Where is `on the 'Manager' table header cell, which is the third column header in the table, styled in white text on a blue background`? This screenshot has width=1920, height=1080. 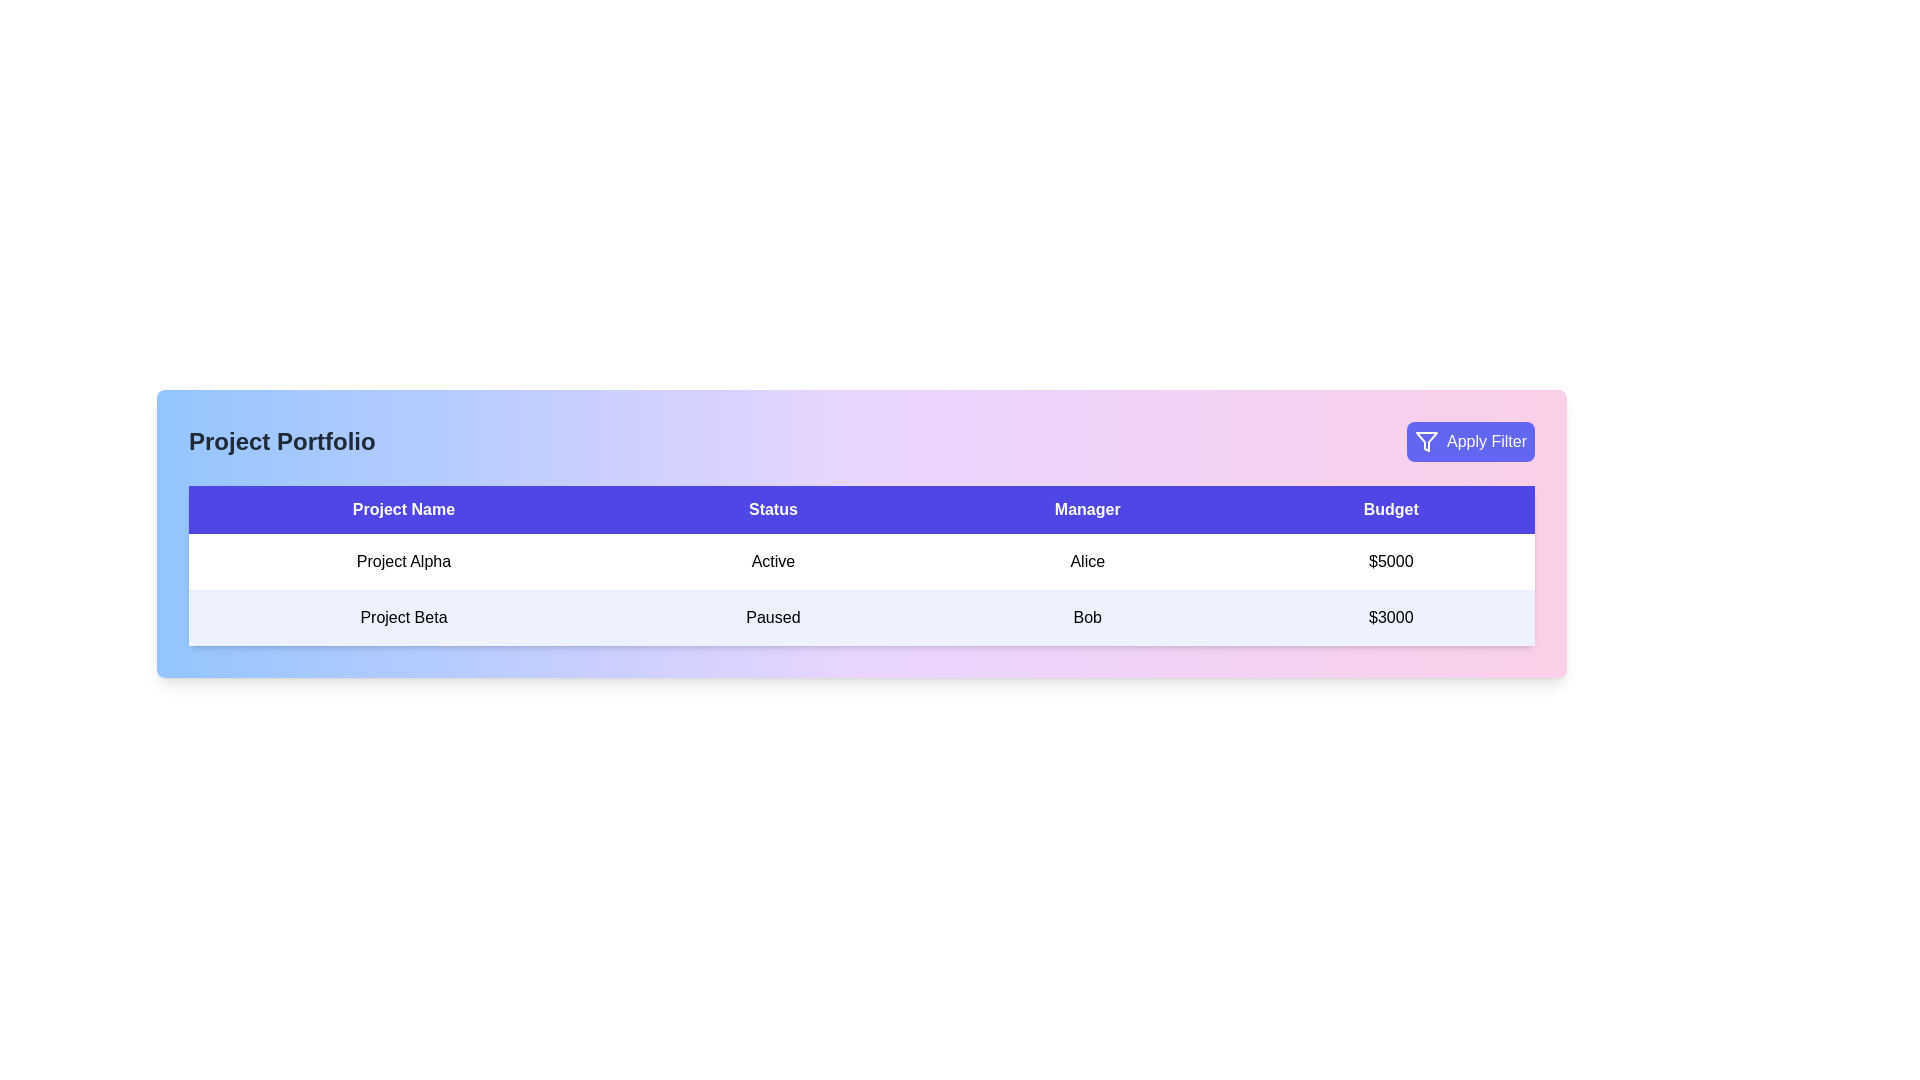 on the 'Manager' table header cell, which is the third column header in the table, styled in white text on a blue background is located at coordinates (1086, 508).